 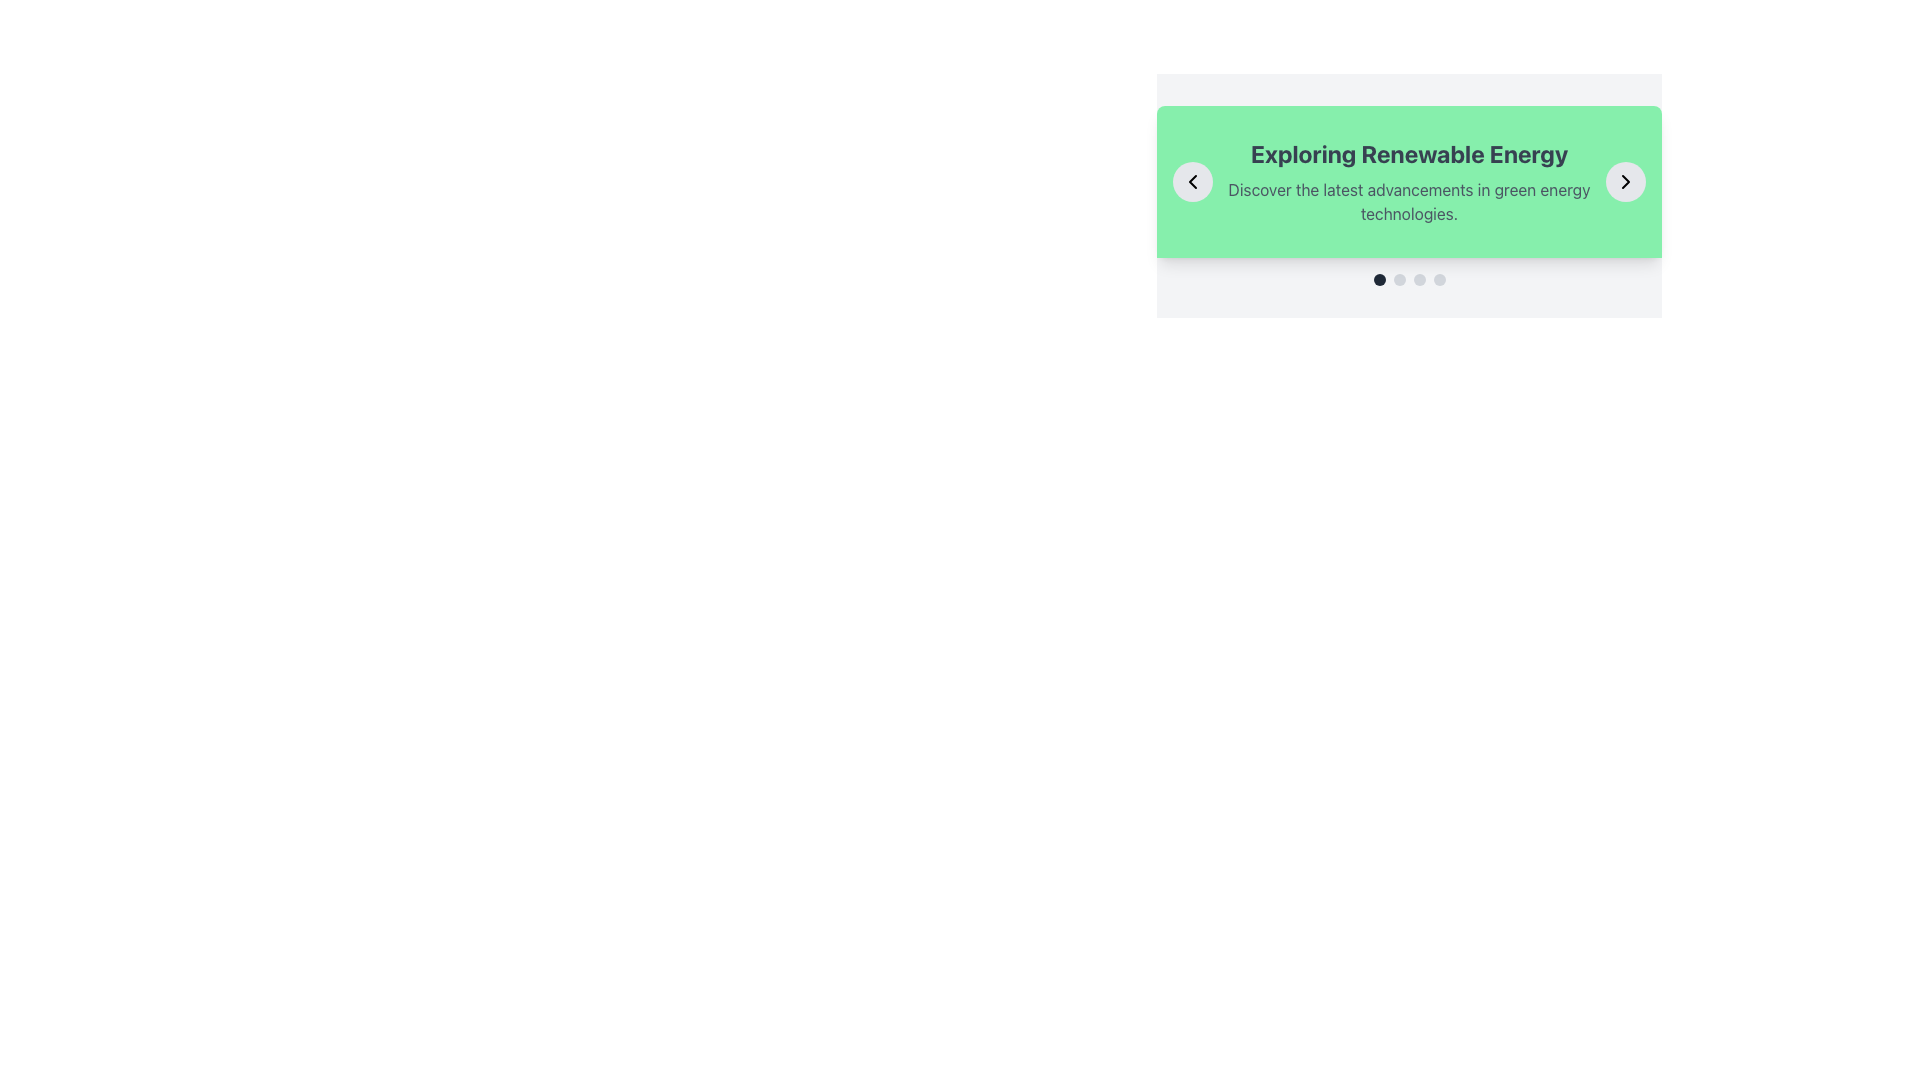 What do you see at coordinates (1418, 280) in the screenshot?
I see `the third circular pagination indicator located below the 'Exploring Renewable Energy' section` at bounding box center [1418, 280].